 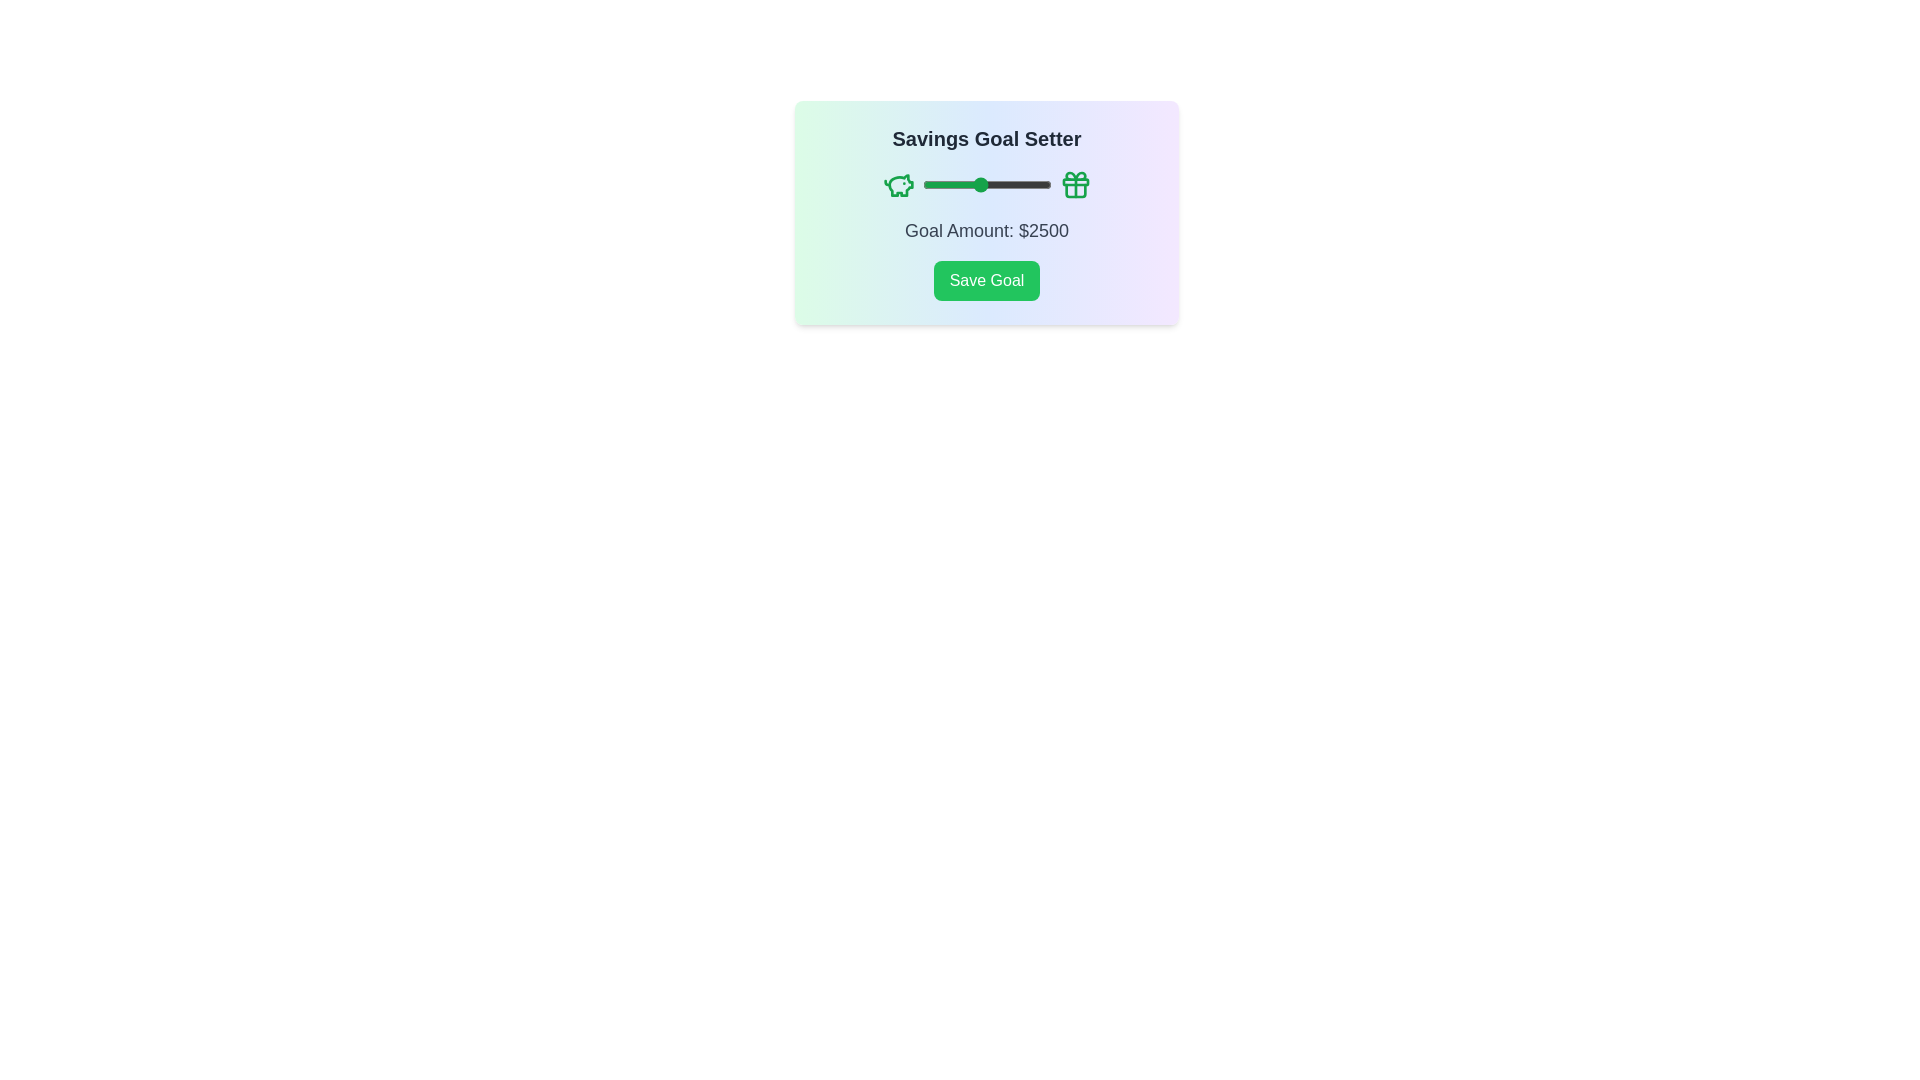 I want to click on the savings goal slider to 2908 by dragging it, so click(x=991, y=185).